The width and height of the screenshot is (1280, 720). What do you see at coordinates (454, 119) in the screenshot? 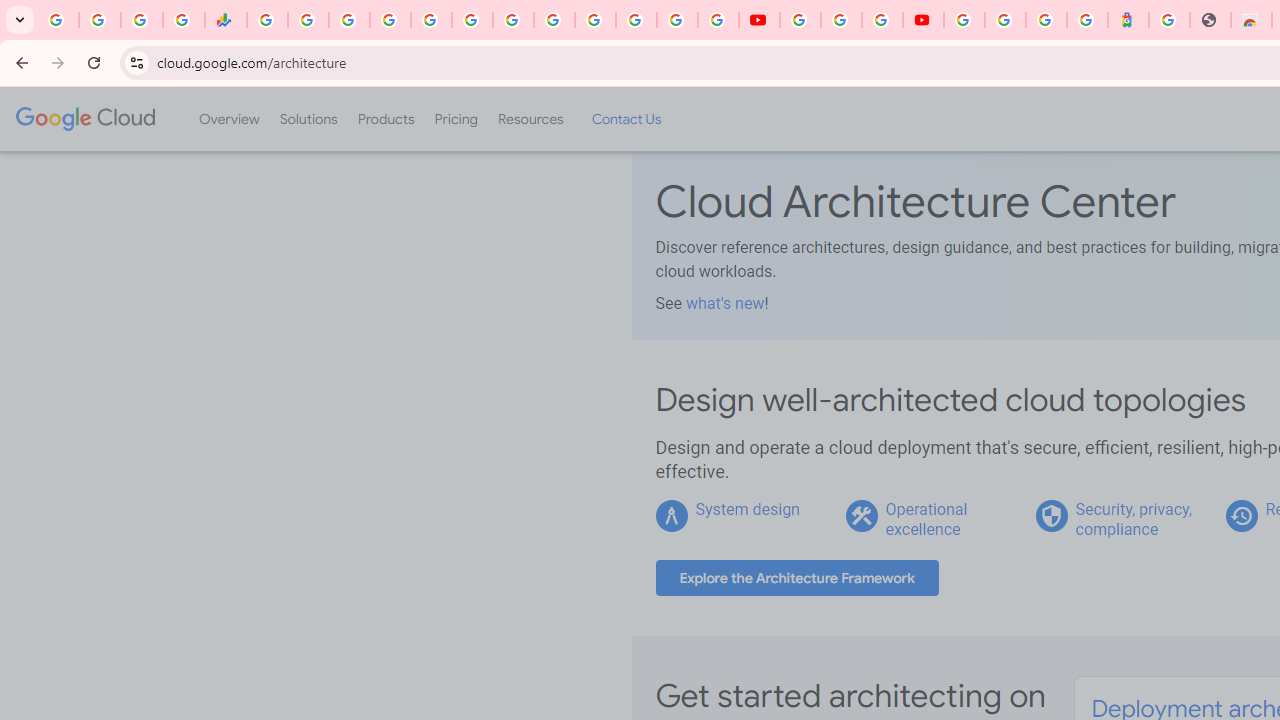
I see `'Pricing'` at bounding box center [454, 119].